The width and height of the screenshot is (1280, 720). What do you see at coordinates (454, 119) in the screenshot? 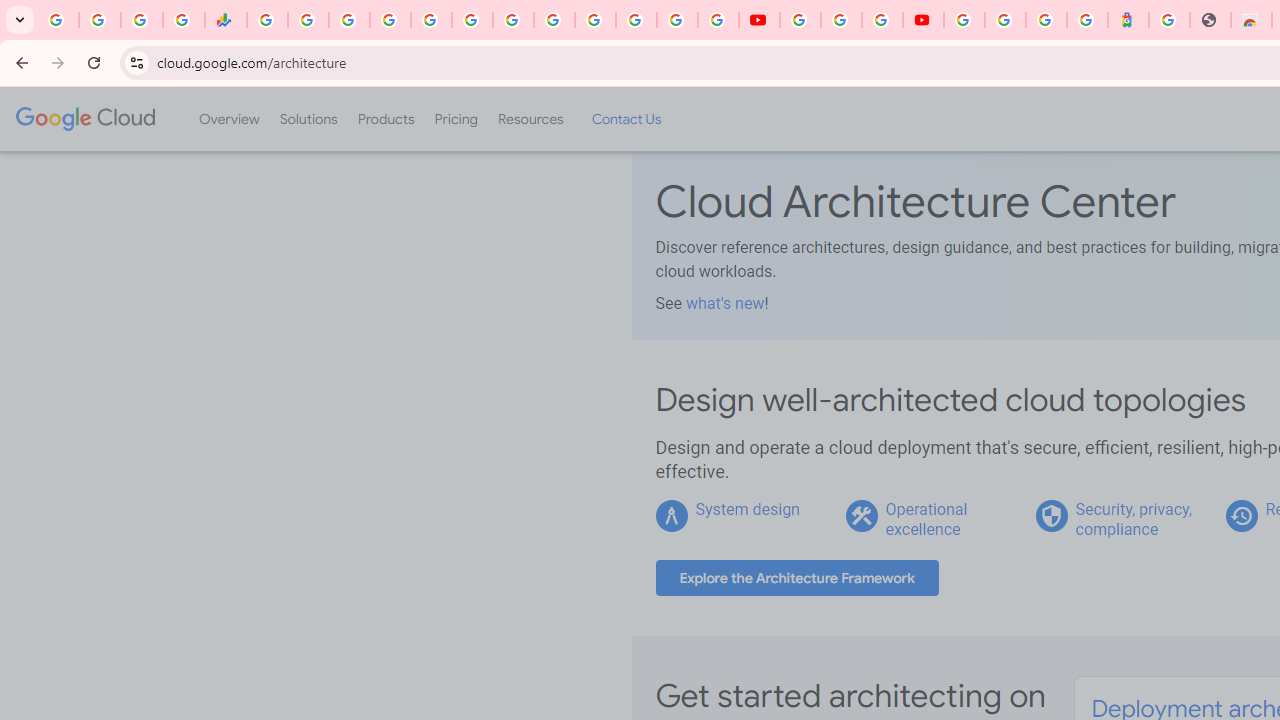
I see `'Pricing'` at bounding box center [454, 119].